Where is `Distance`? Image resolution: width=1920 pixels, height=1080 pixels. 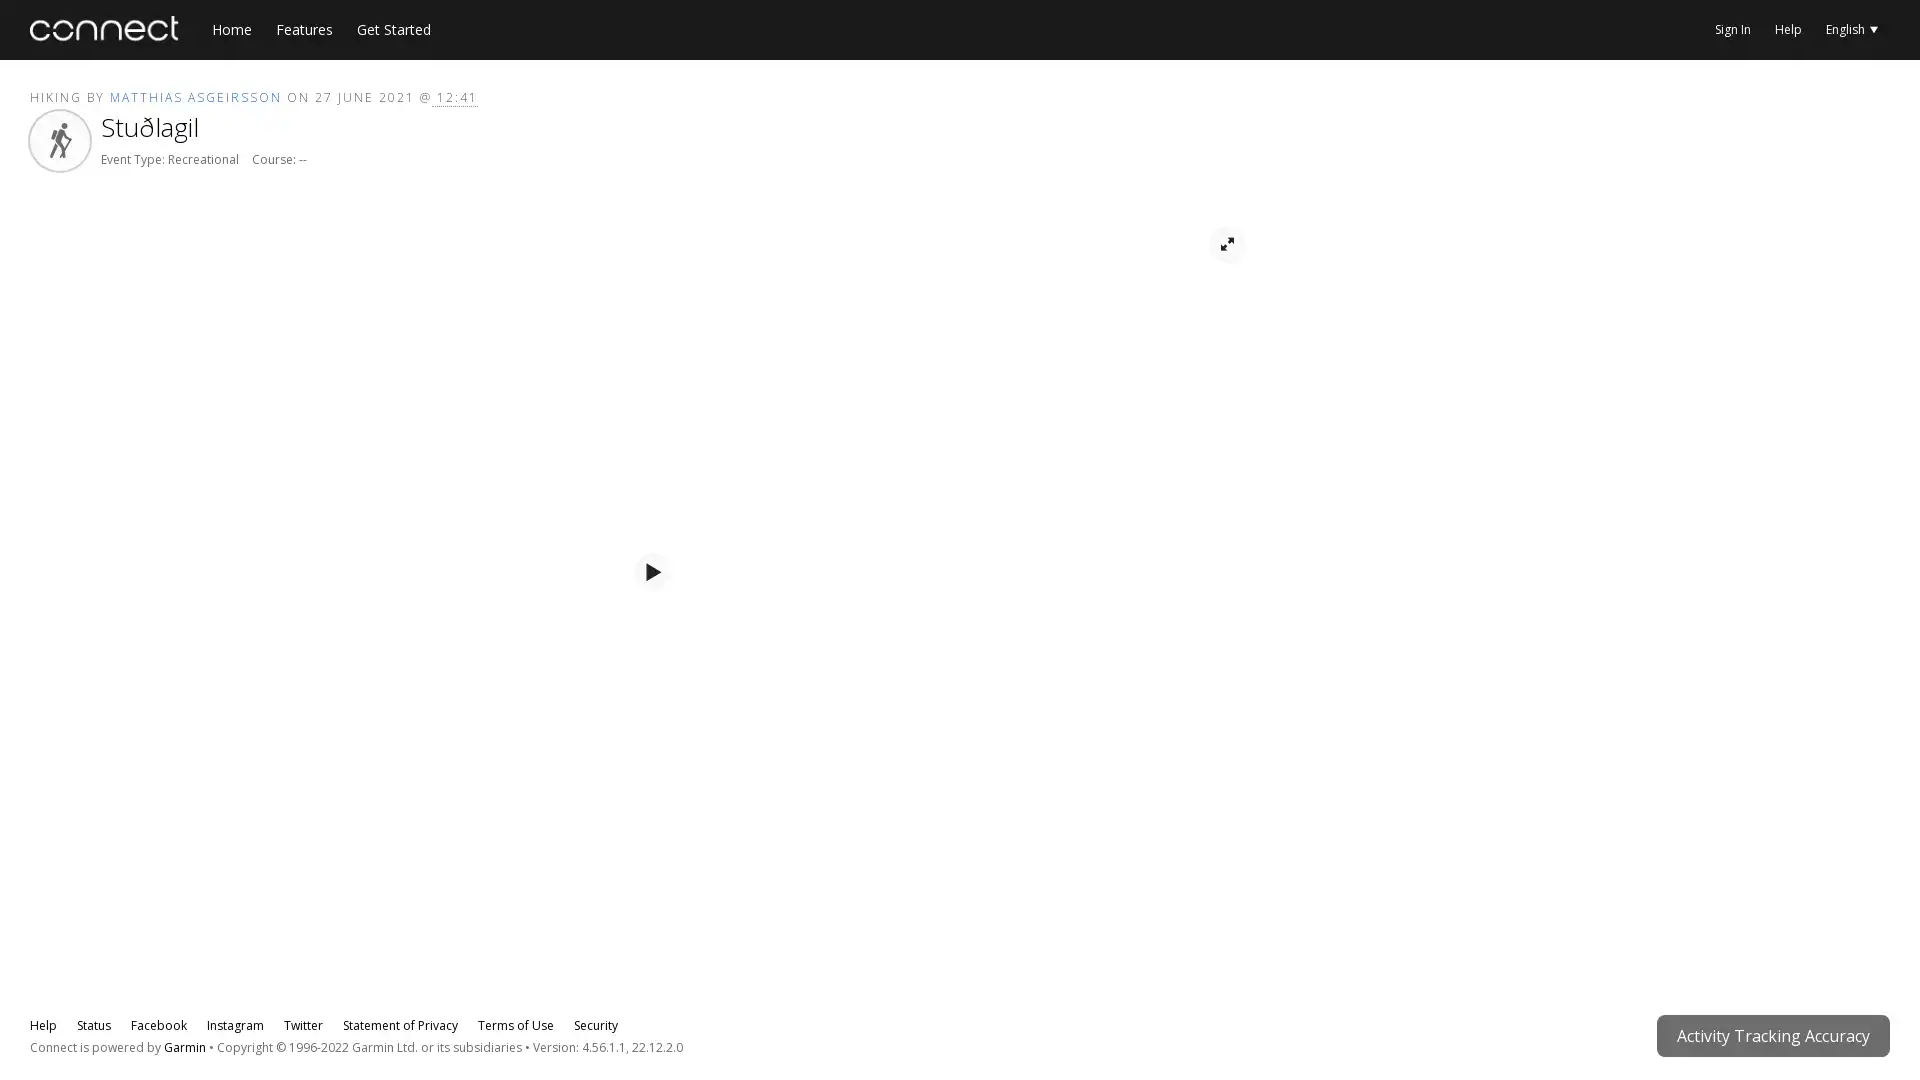 Distance is located at coordinates (1214, 740).